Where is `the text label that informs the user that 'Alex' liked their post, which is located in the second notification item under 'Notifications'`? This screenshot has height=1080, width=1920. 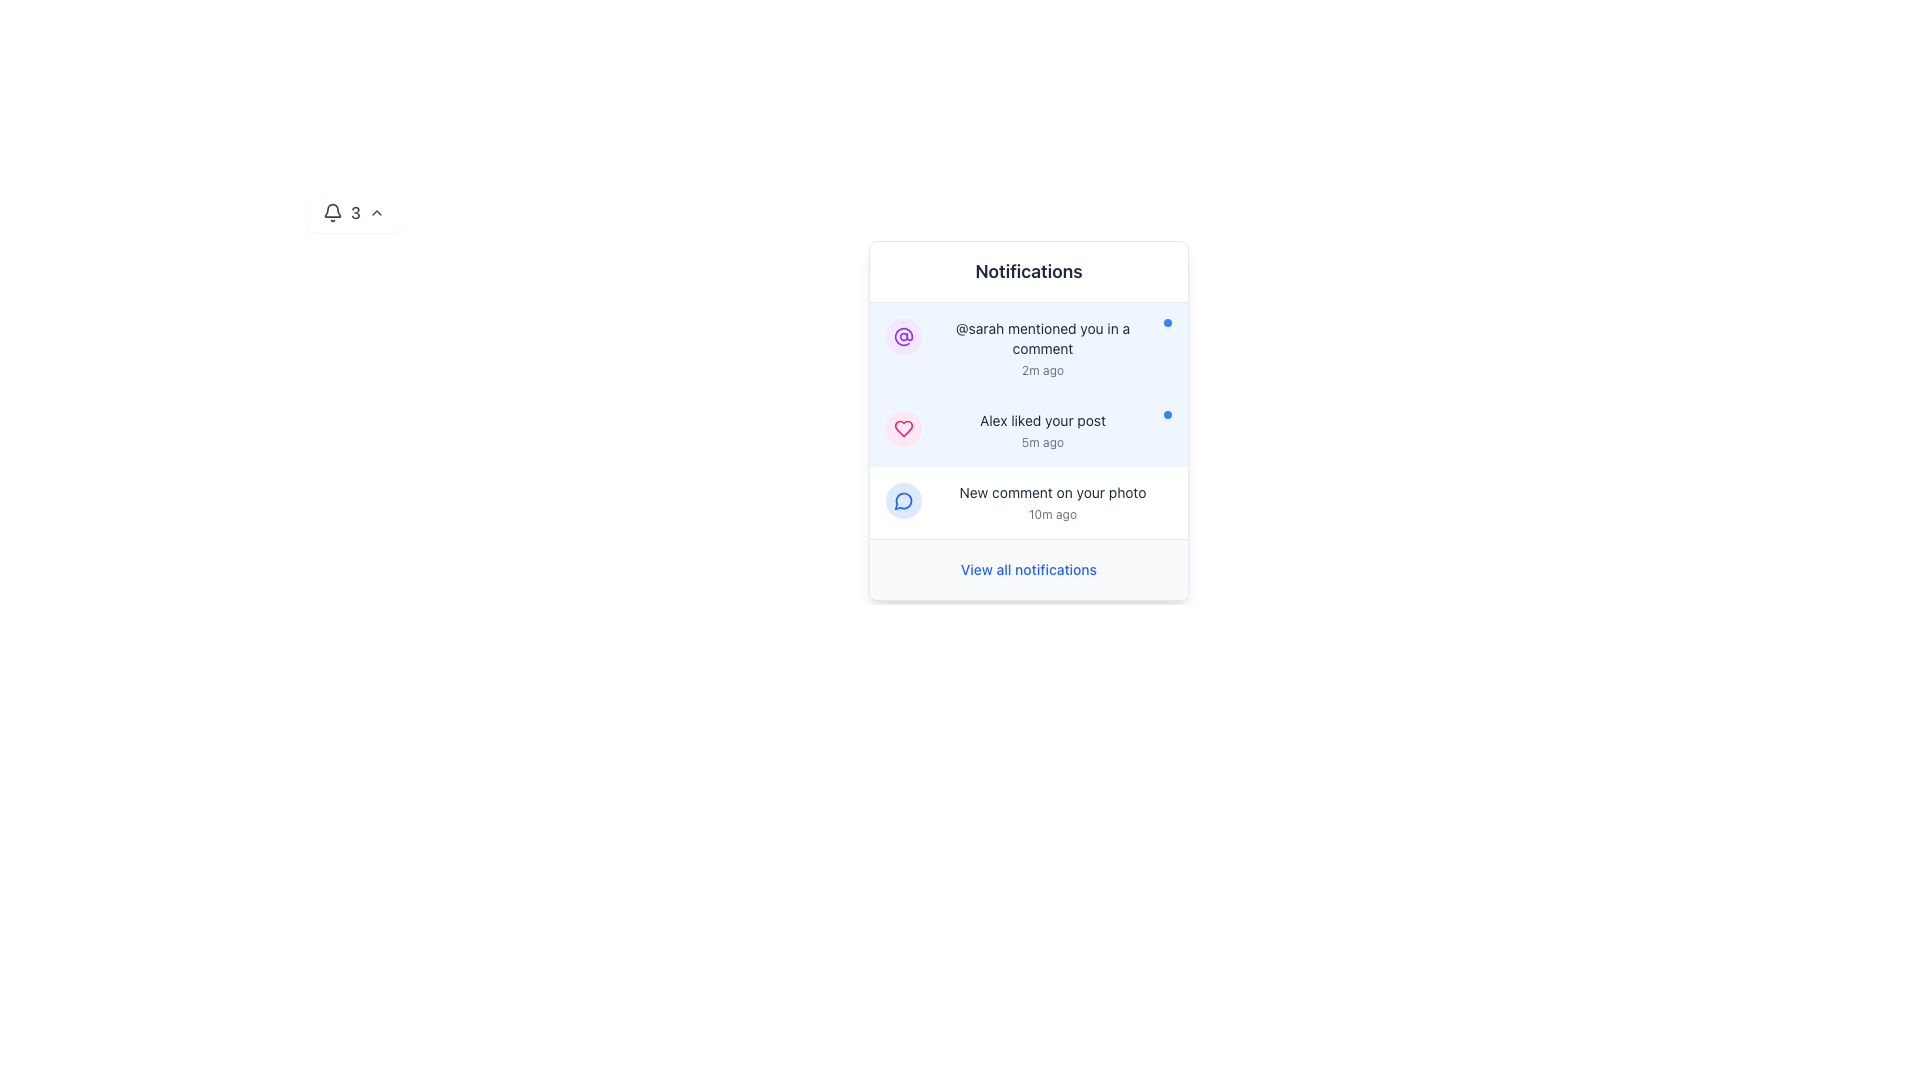 the text label that informs the user that 'Alex' liked their post, which is located in the second notification item under 'Notifications' is located at coordinates (1041, 419).